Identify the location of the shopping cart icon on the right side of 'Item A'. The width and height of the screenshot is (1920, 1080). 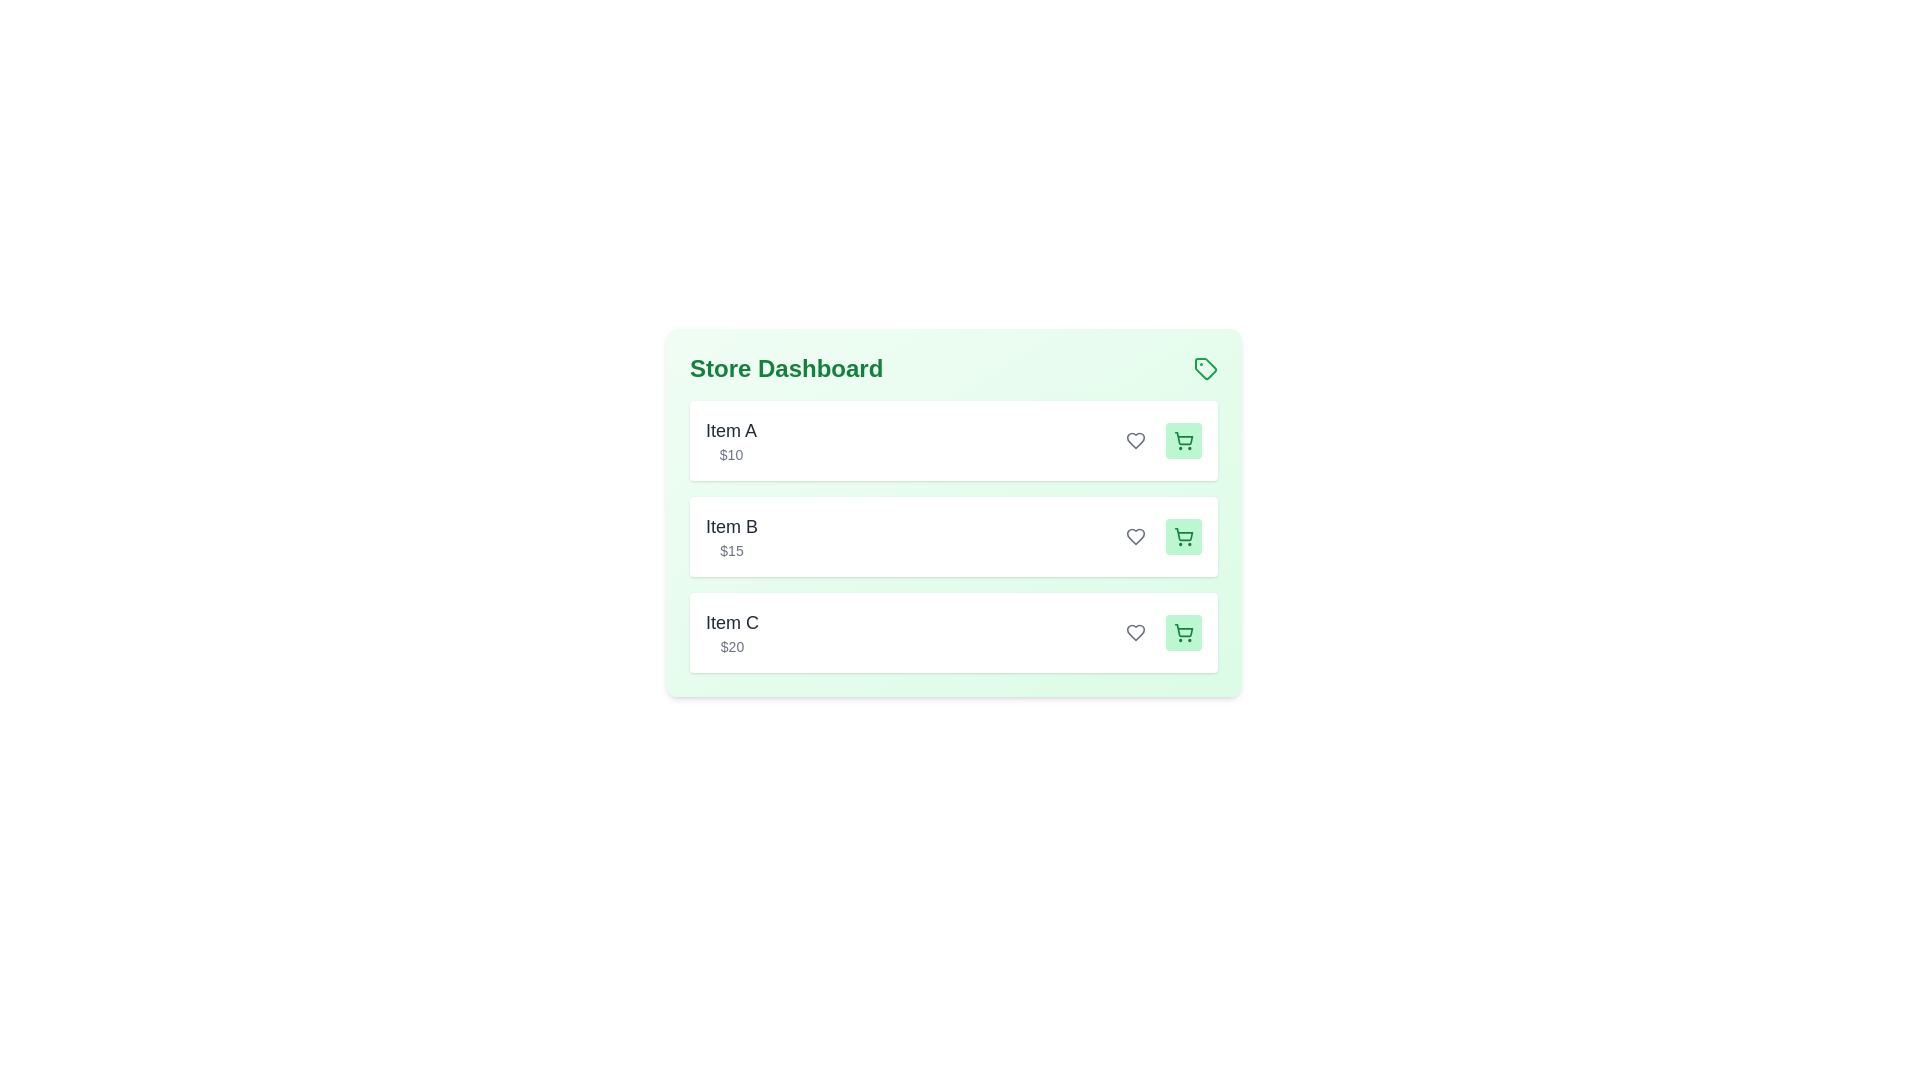
(1184, 439).